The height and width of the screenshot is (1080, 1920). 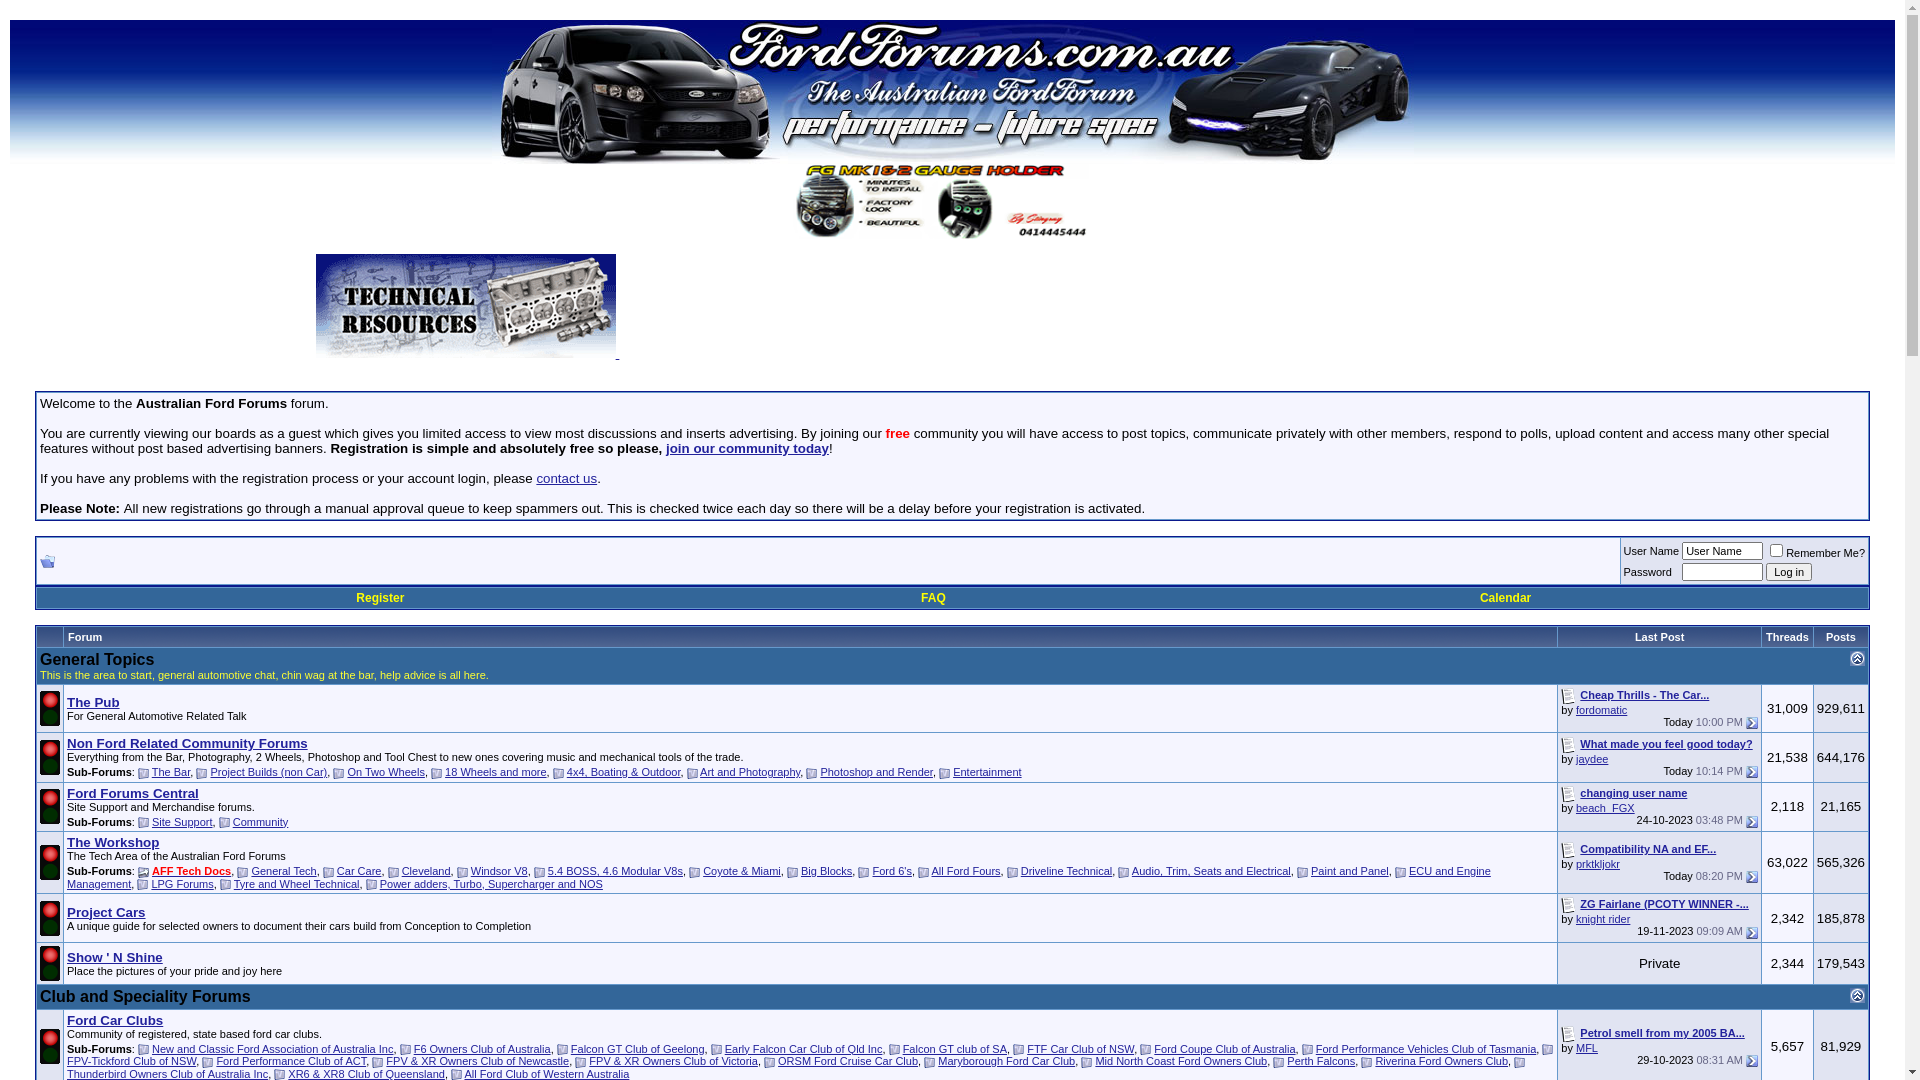 What do you see at coordinates (826, 870) in the screenshot?
I see `'Big Blocks'` at bounding box center [826, 870].